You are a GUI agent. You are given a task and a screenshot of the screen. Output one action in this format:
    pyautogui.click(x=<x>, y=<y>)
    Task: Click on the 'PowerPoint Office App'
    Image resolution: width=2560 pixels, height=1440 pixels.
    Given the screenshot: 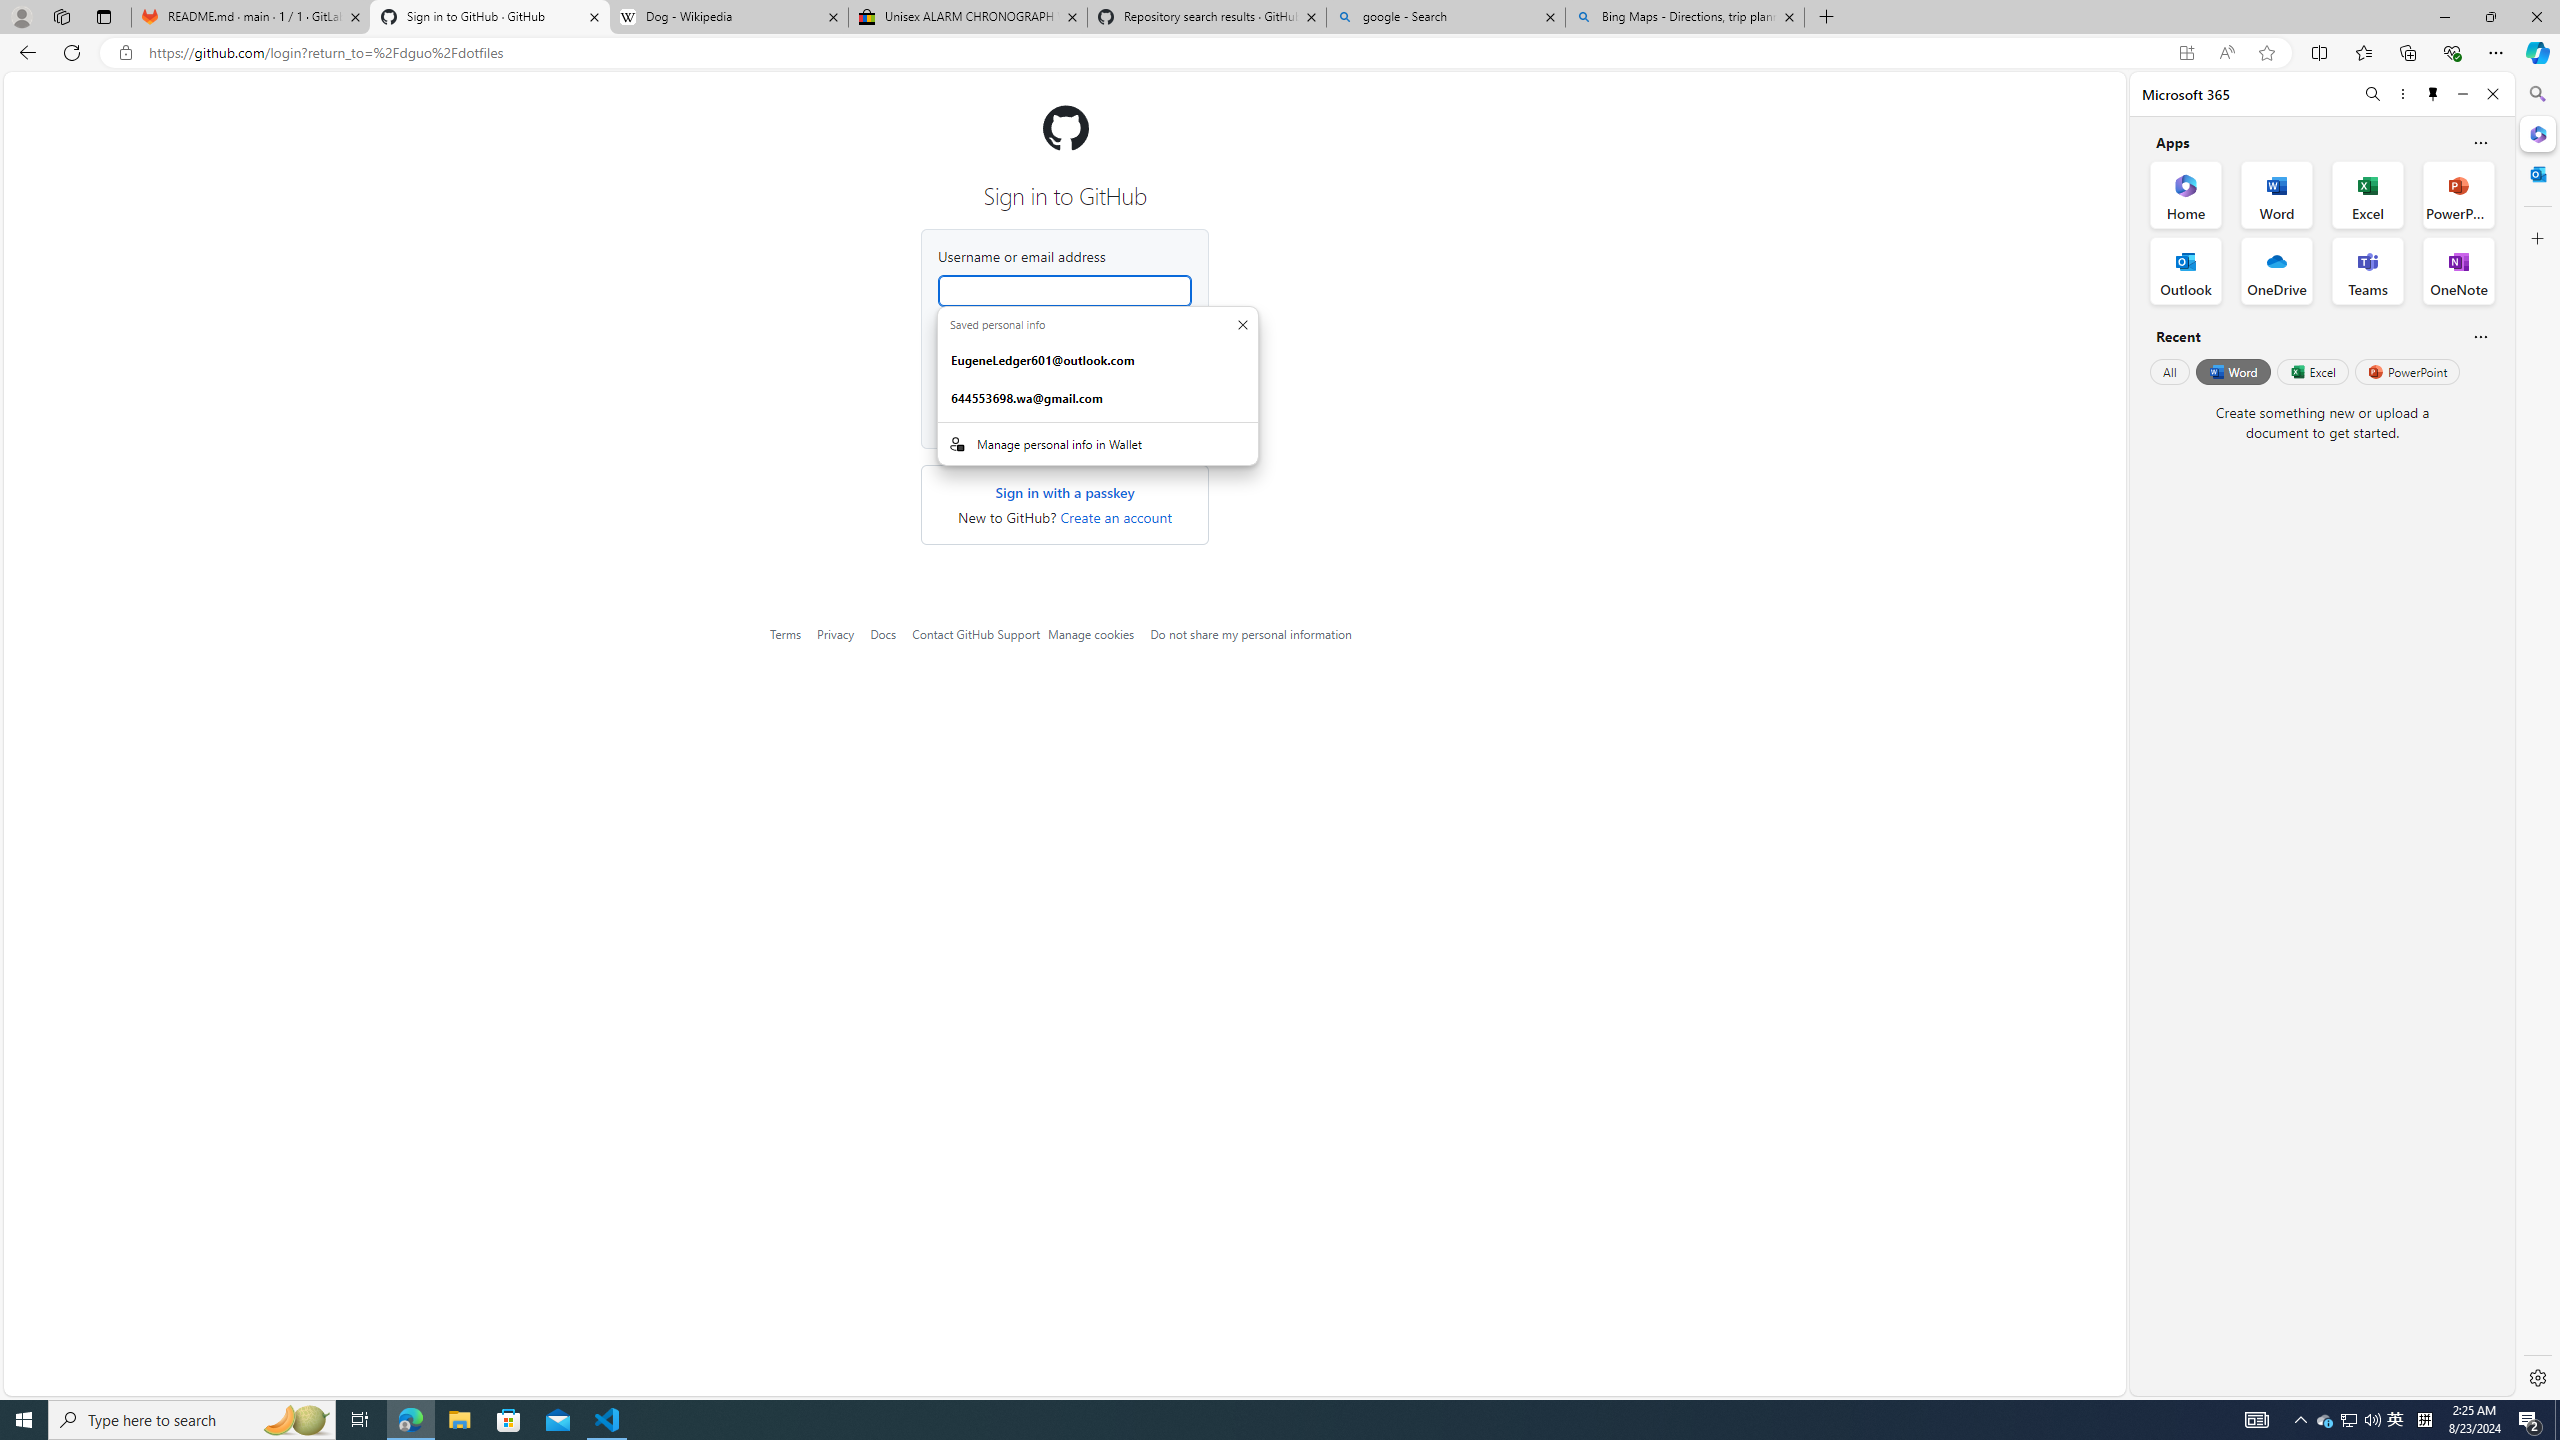 What is the action you would take?
    pyautogui.click(x=2458, y=195)
    